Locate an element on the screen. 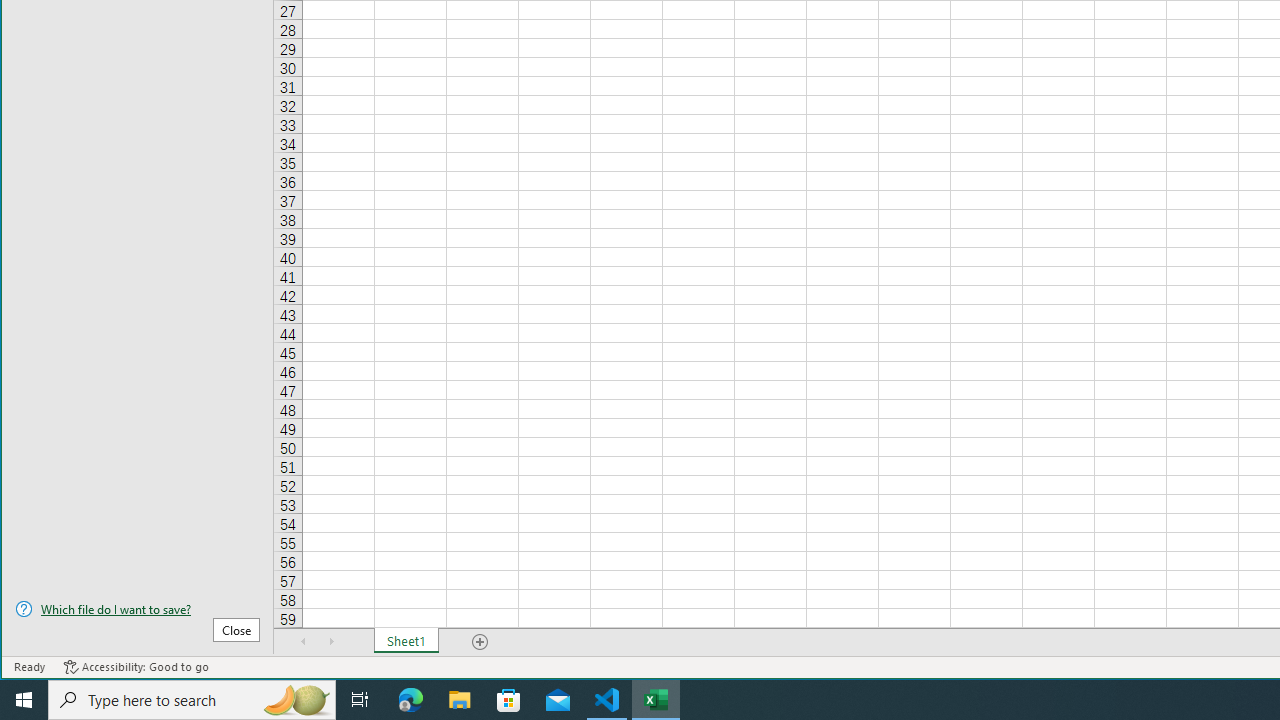  'Close' is located at coordinates (236, 630).